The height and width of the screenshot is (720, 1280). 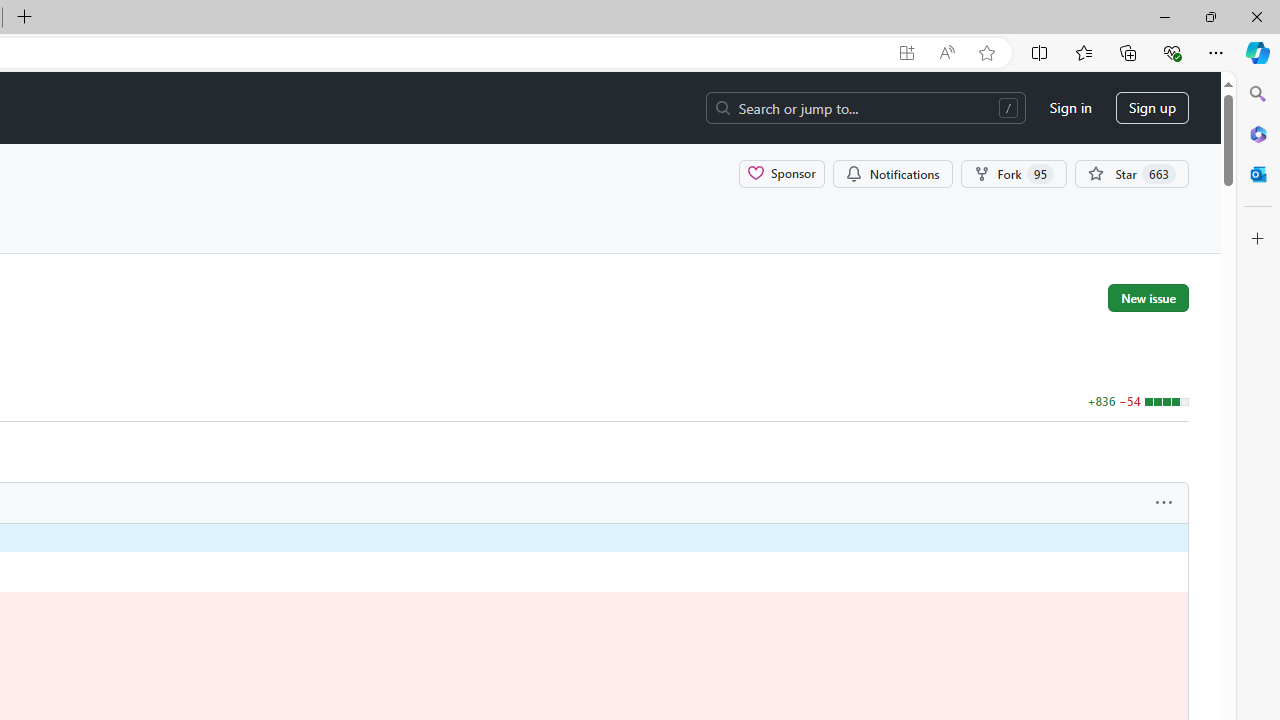 What do you see at coordinates (1069, 108) in the screenshot?
I see `'Sign in'` at bounding box center [1069, 108].